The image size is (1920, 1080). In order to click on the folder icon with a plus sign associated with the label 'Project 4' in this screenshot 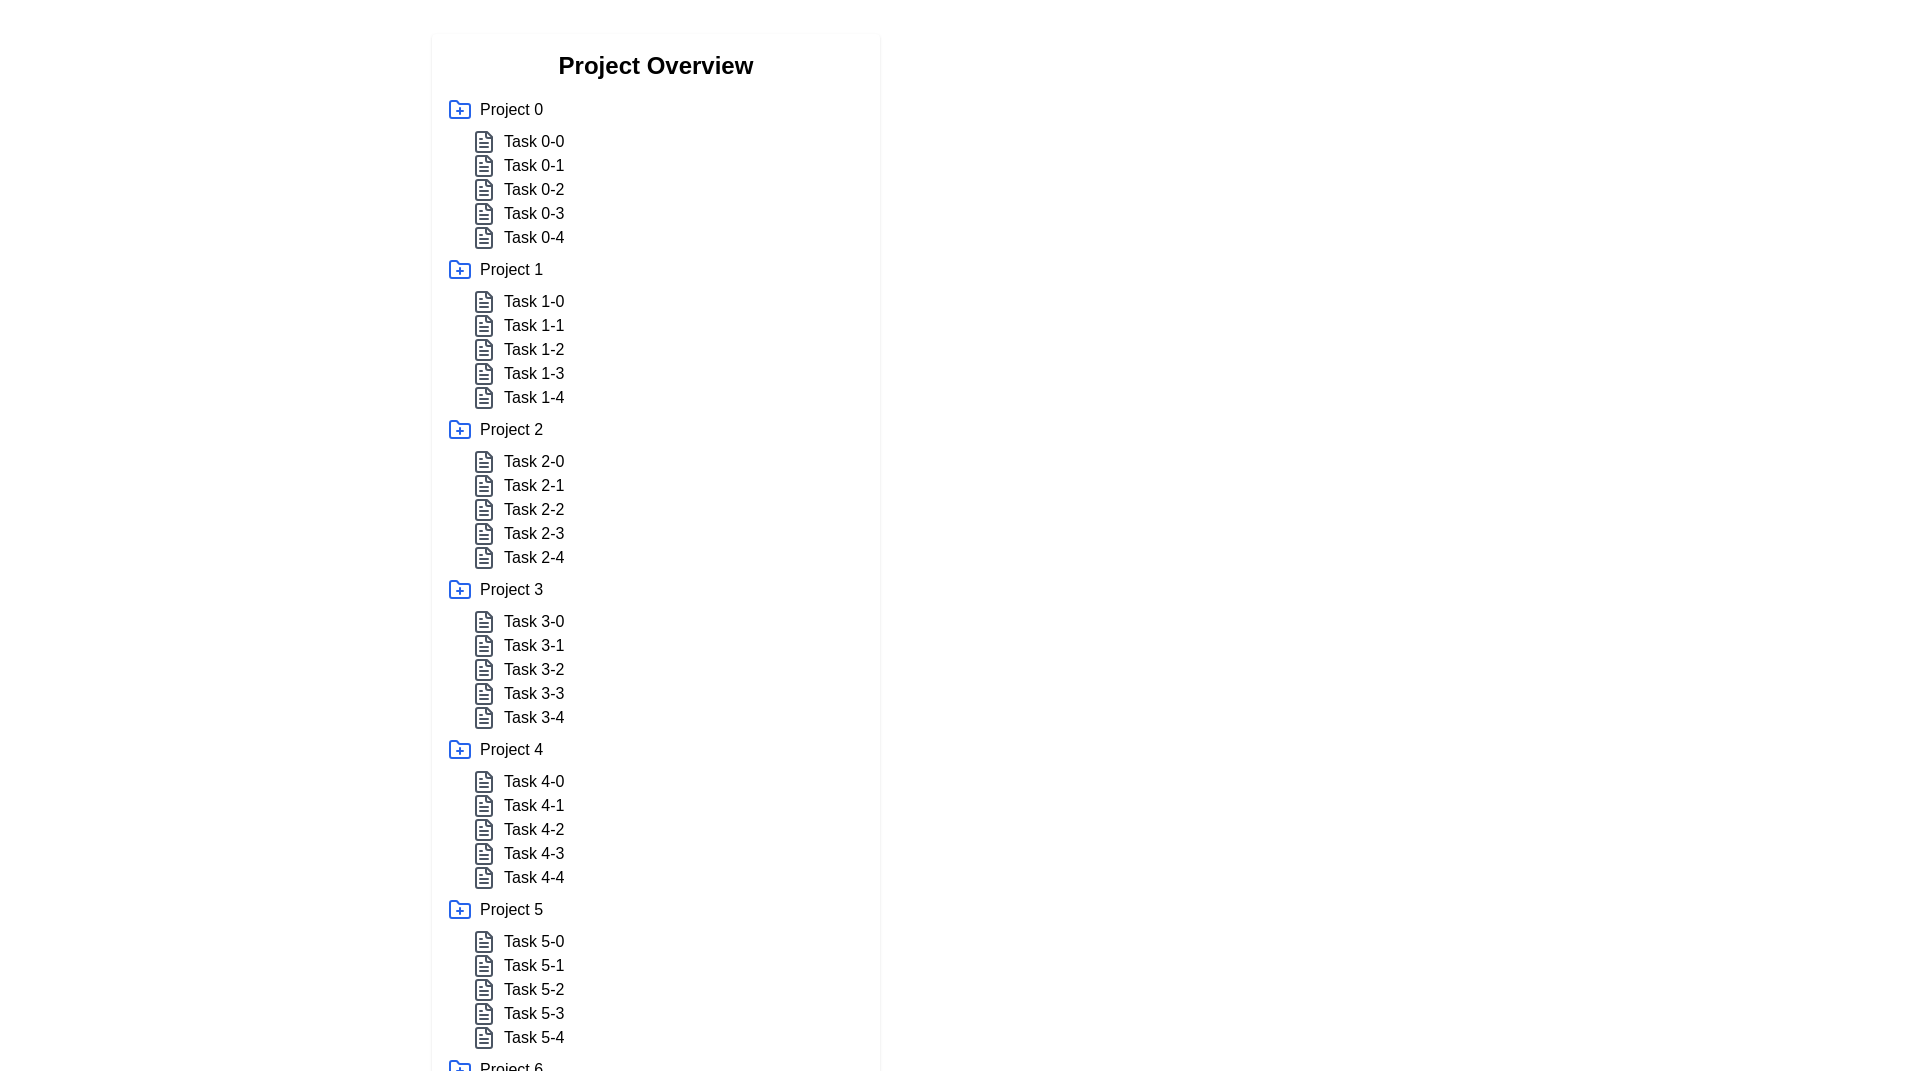, I will do `click(459, 748)`.